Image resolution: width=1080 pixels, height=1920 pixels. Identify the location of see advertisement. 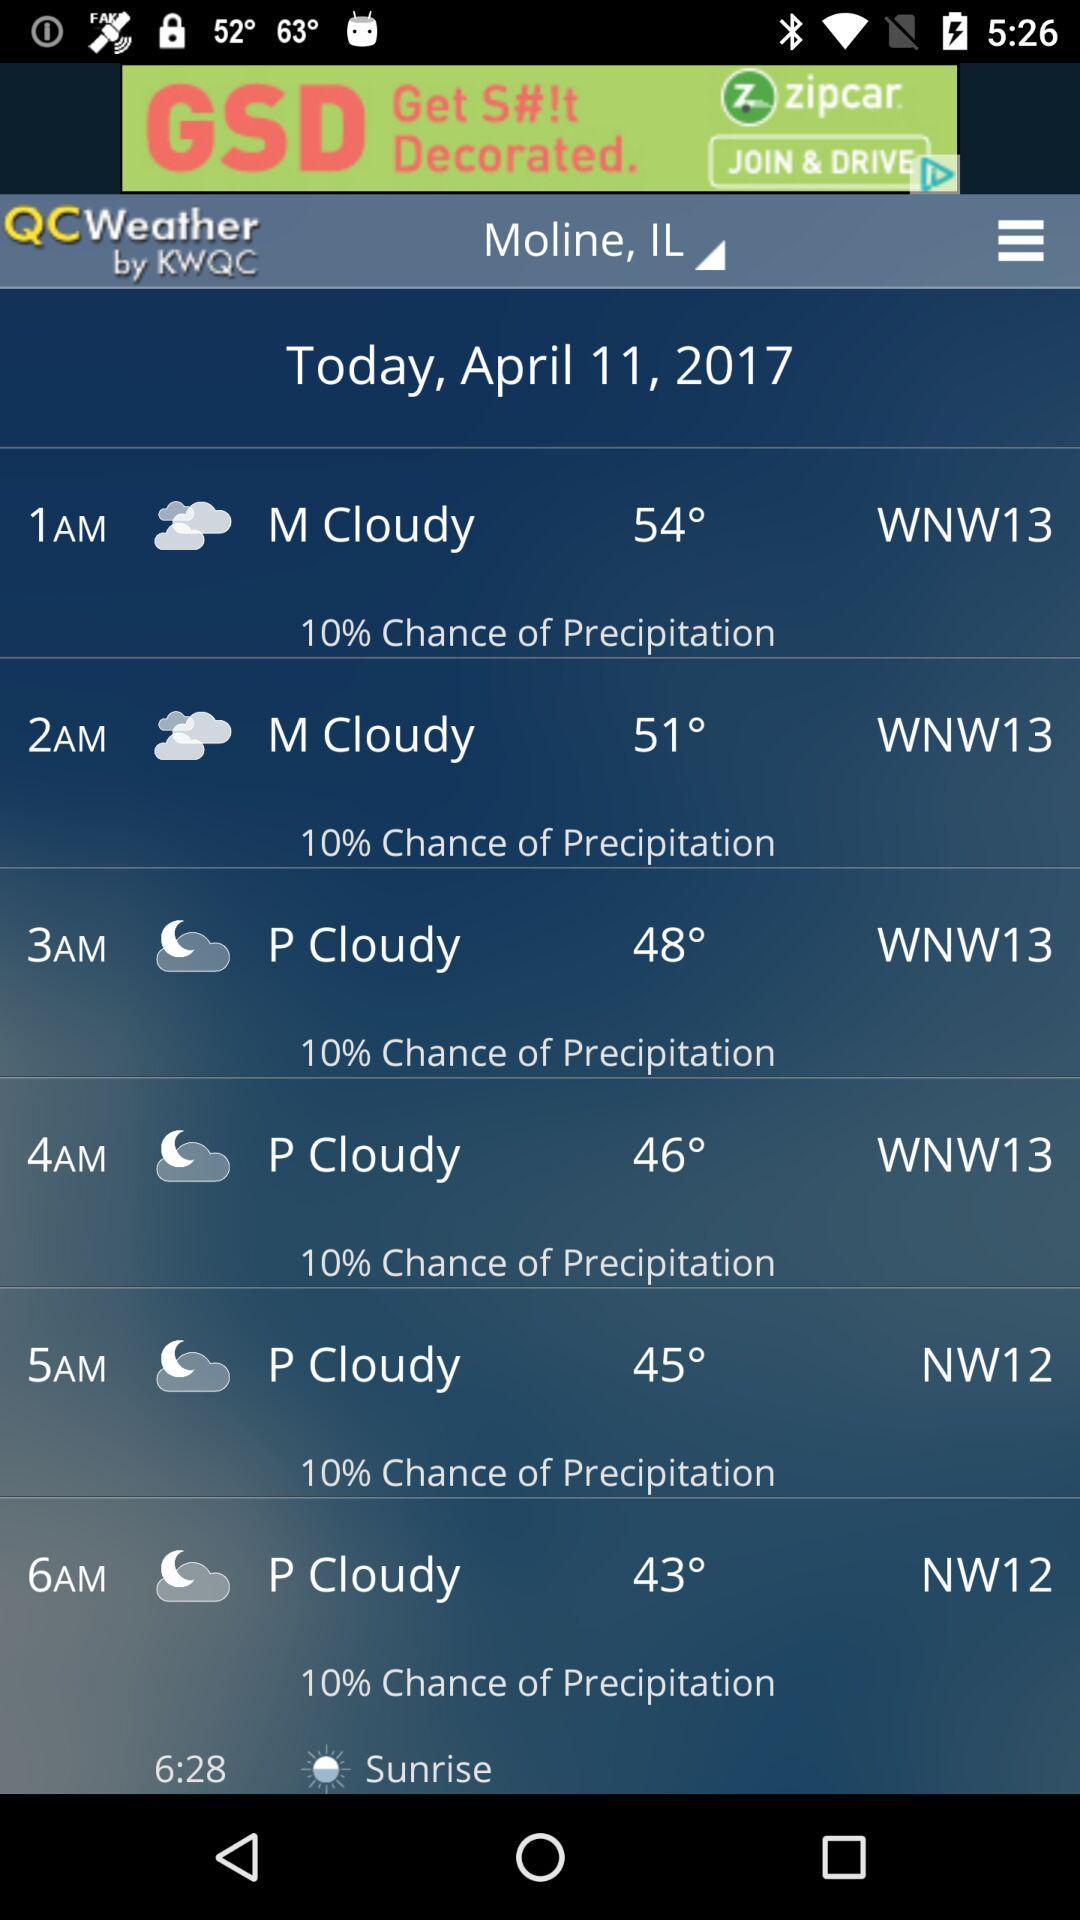
(540, 127).